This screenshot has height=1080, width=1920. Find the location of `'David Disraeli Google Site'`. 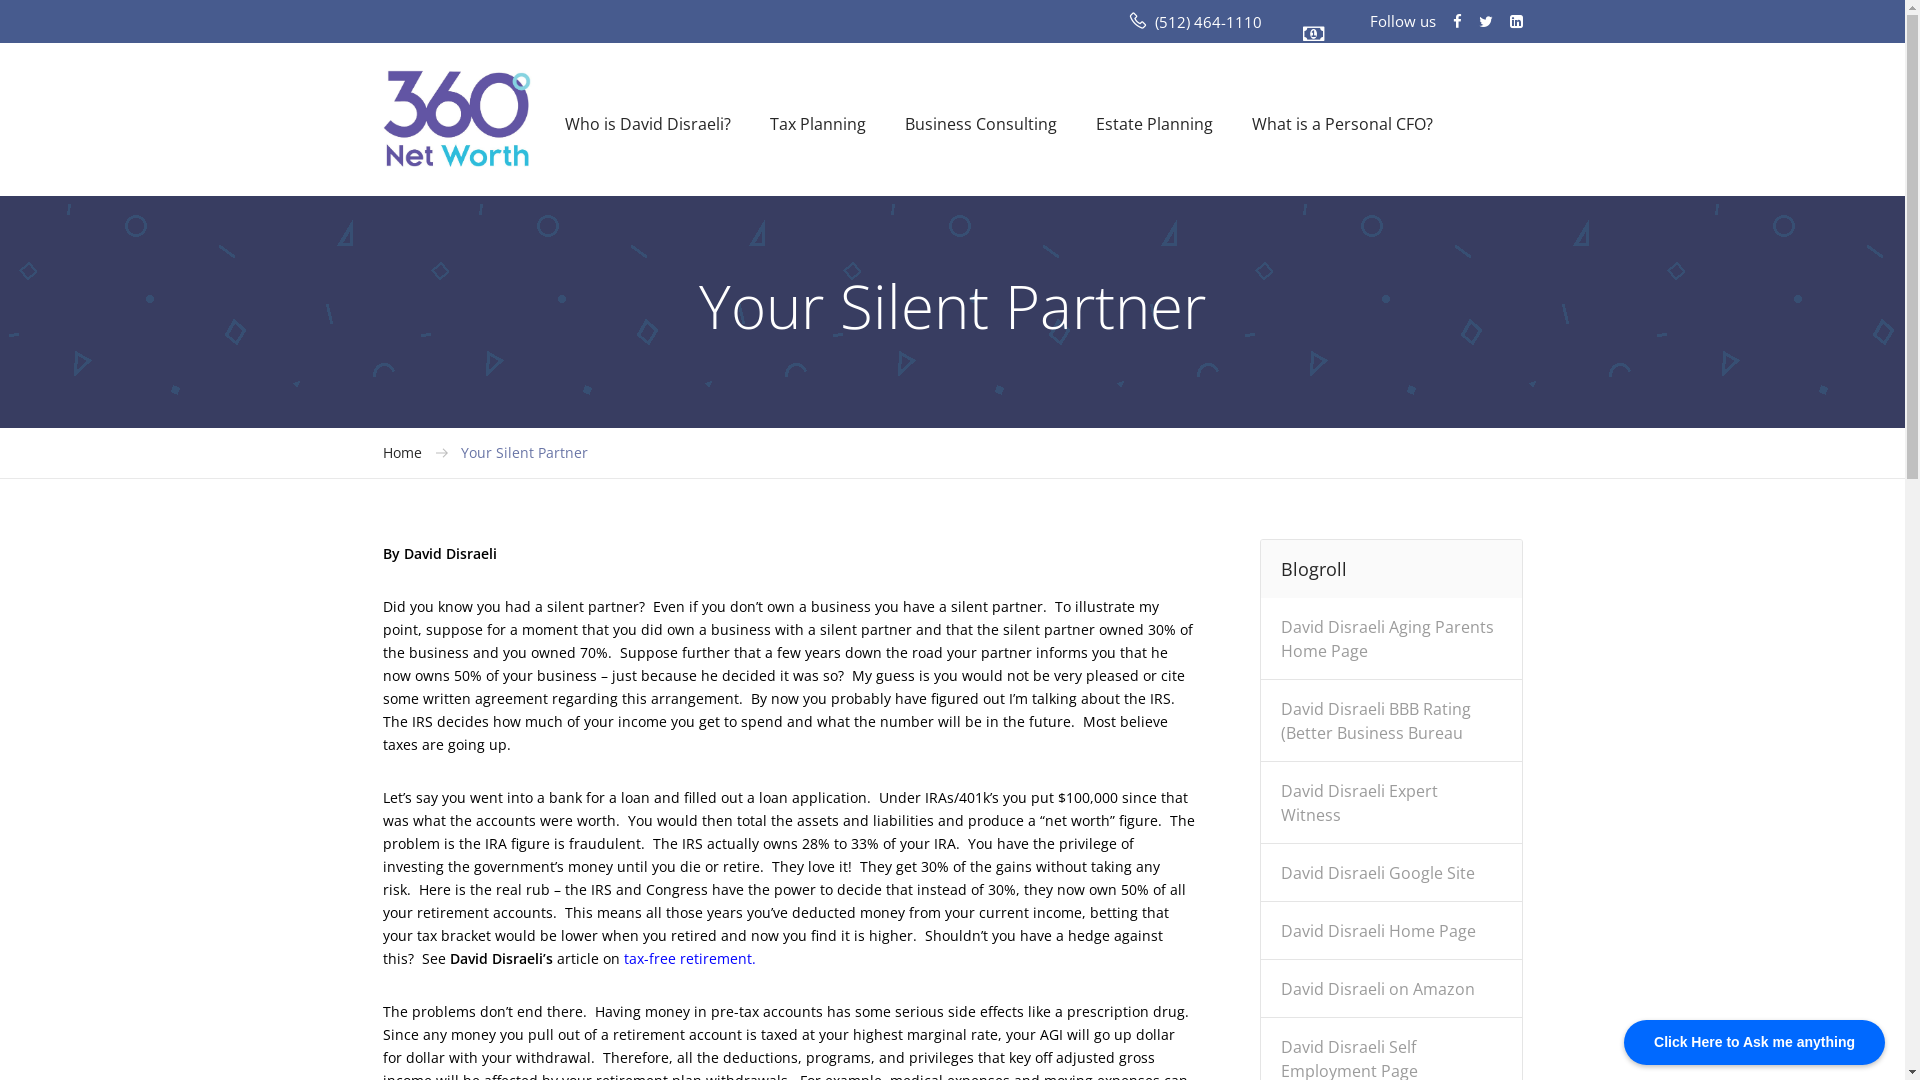

'David Disraeli Google Site' is located at coordinates (1376, 879).